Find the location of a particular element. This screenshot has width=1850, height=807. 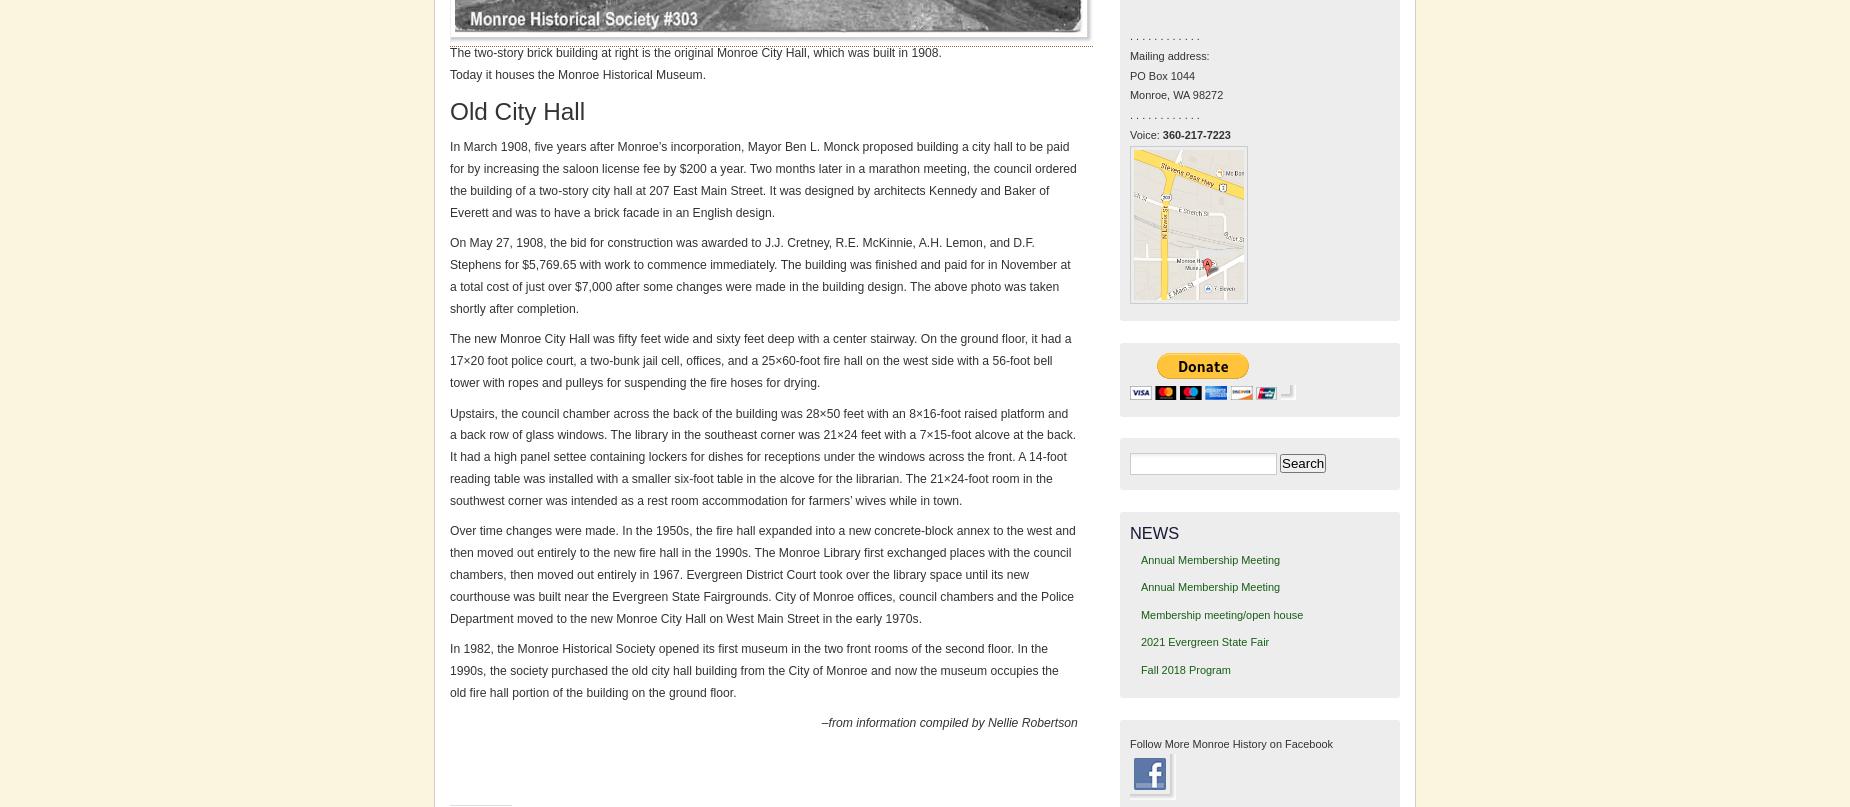

'On May 27, 1908, the bid for construction was awarded to J.J. Cretney, R.E. McKinnie, A.H. Lemon, and D.F. Stephens for $5,769.65 with work to commence immediately. The building was finished and paid for in November at a total cost of just over $7,000 after some changes were made in the building design. The above photo was taken shortly after completion.' is located at coordinates (759, 274).